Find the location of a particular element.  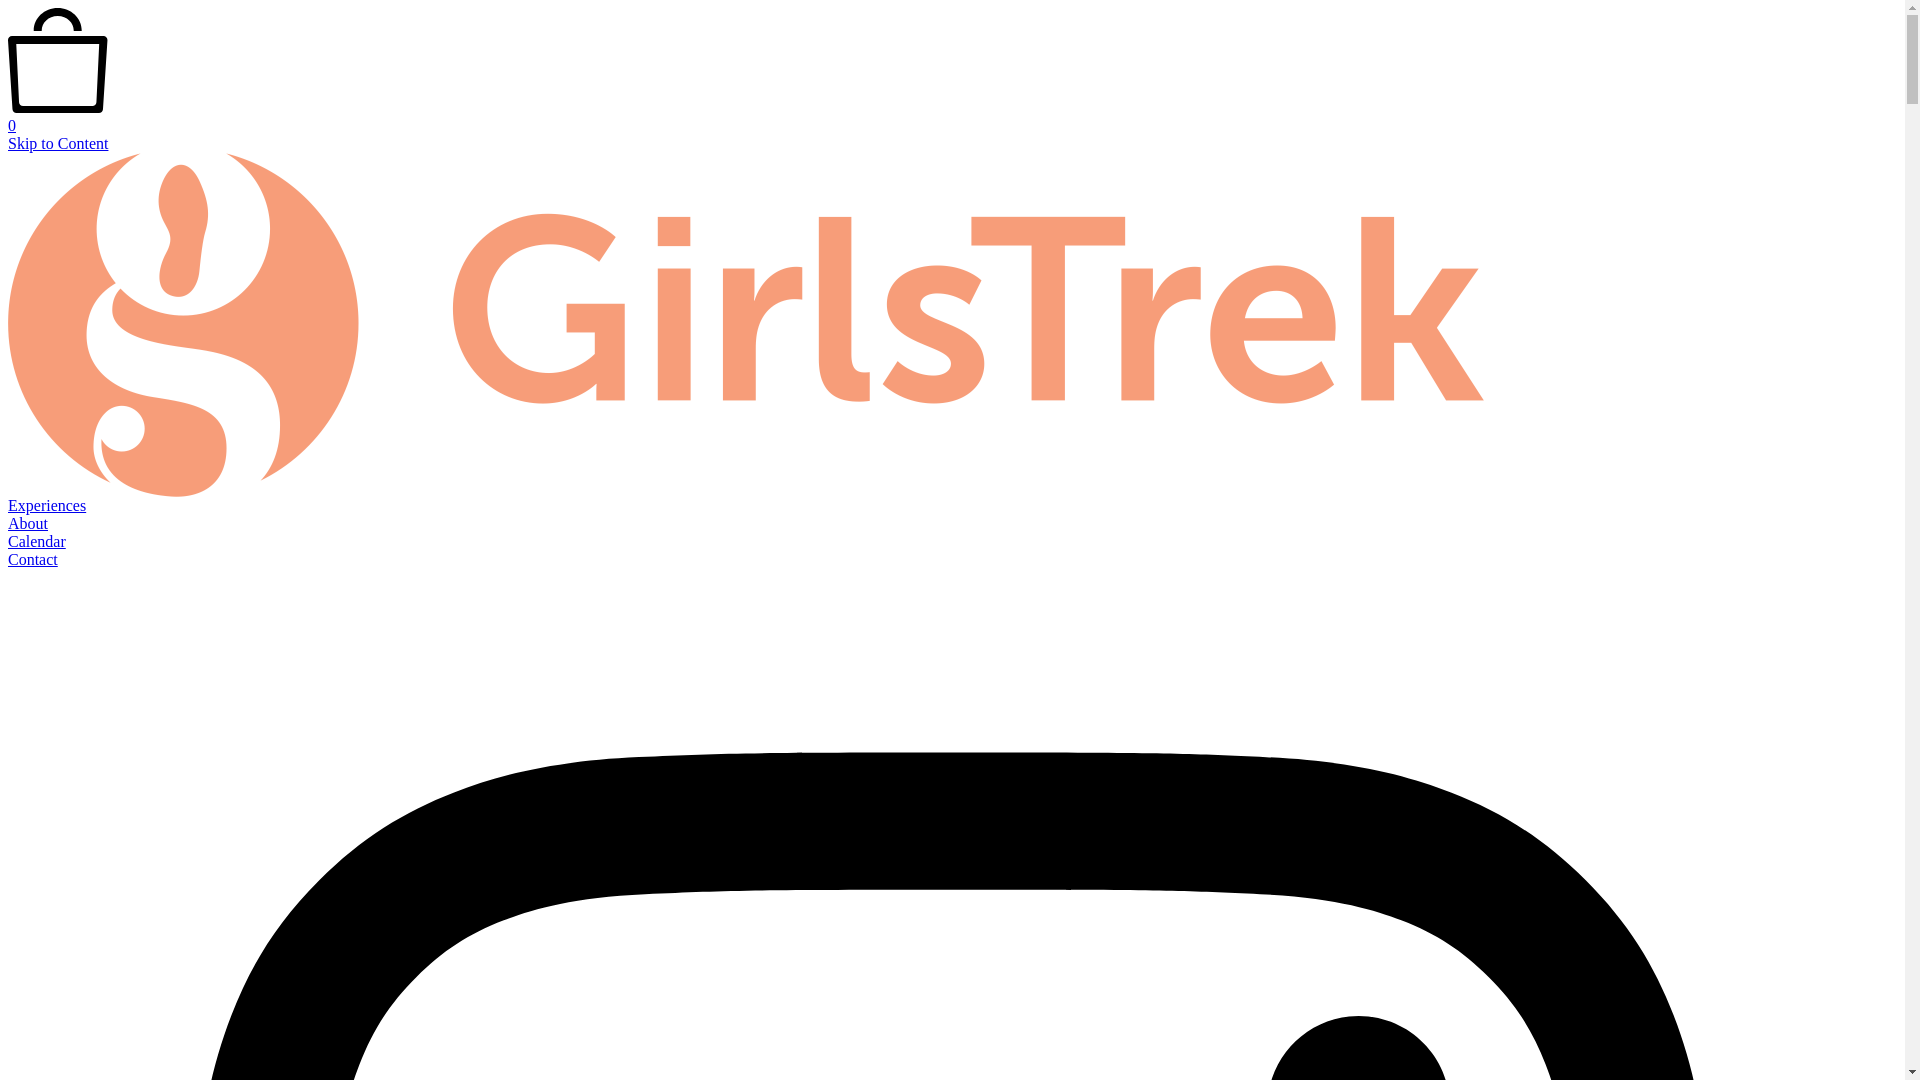

'Calendar' is located at coordinates (37, 541).